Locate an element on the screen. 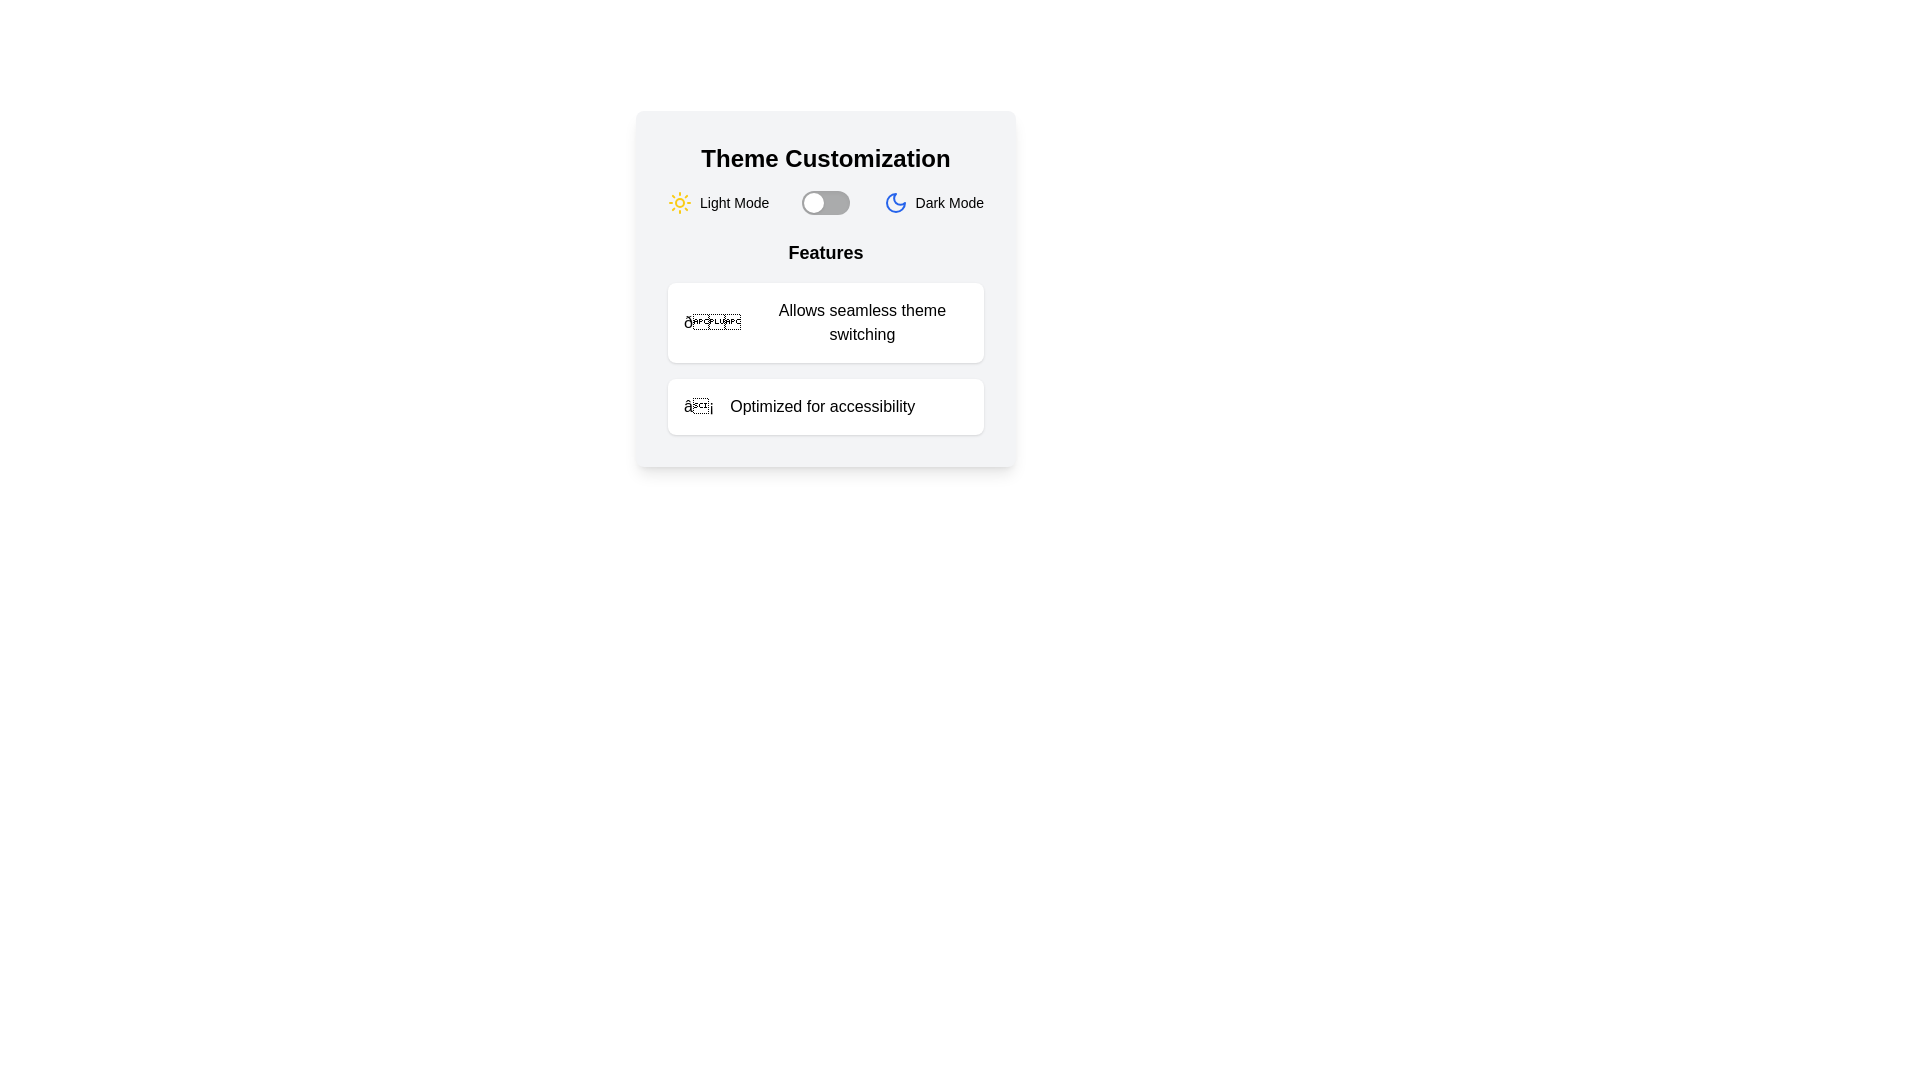  the Toggle Switch located in the 'Theme Customization' section is located at coordinates (825, 203).